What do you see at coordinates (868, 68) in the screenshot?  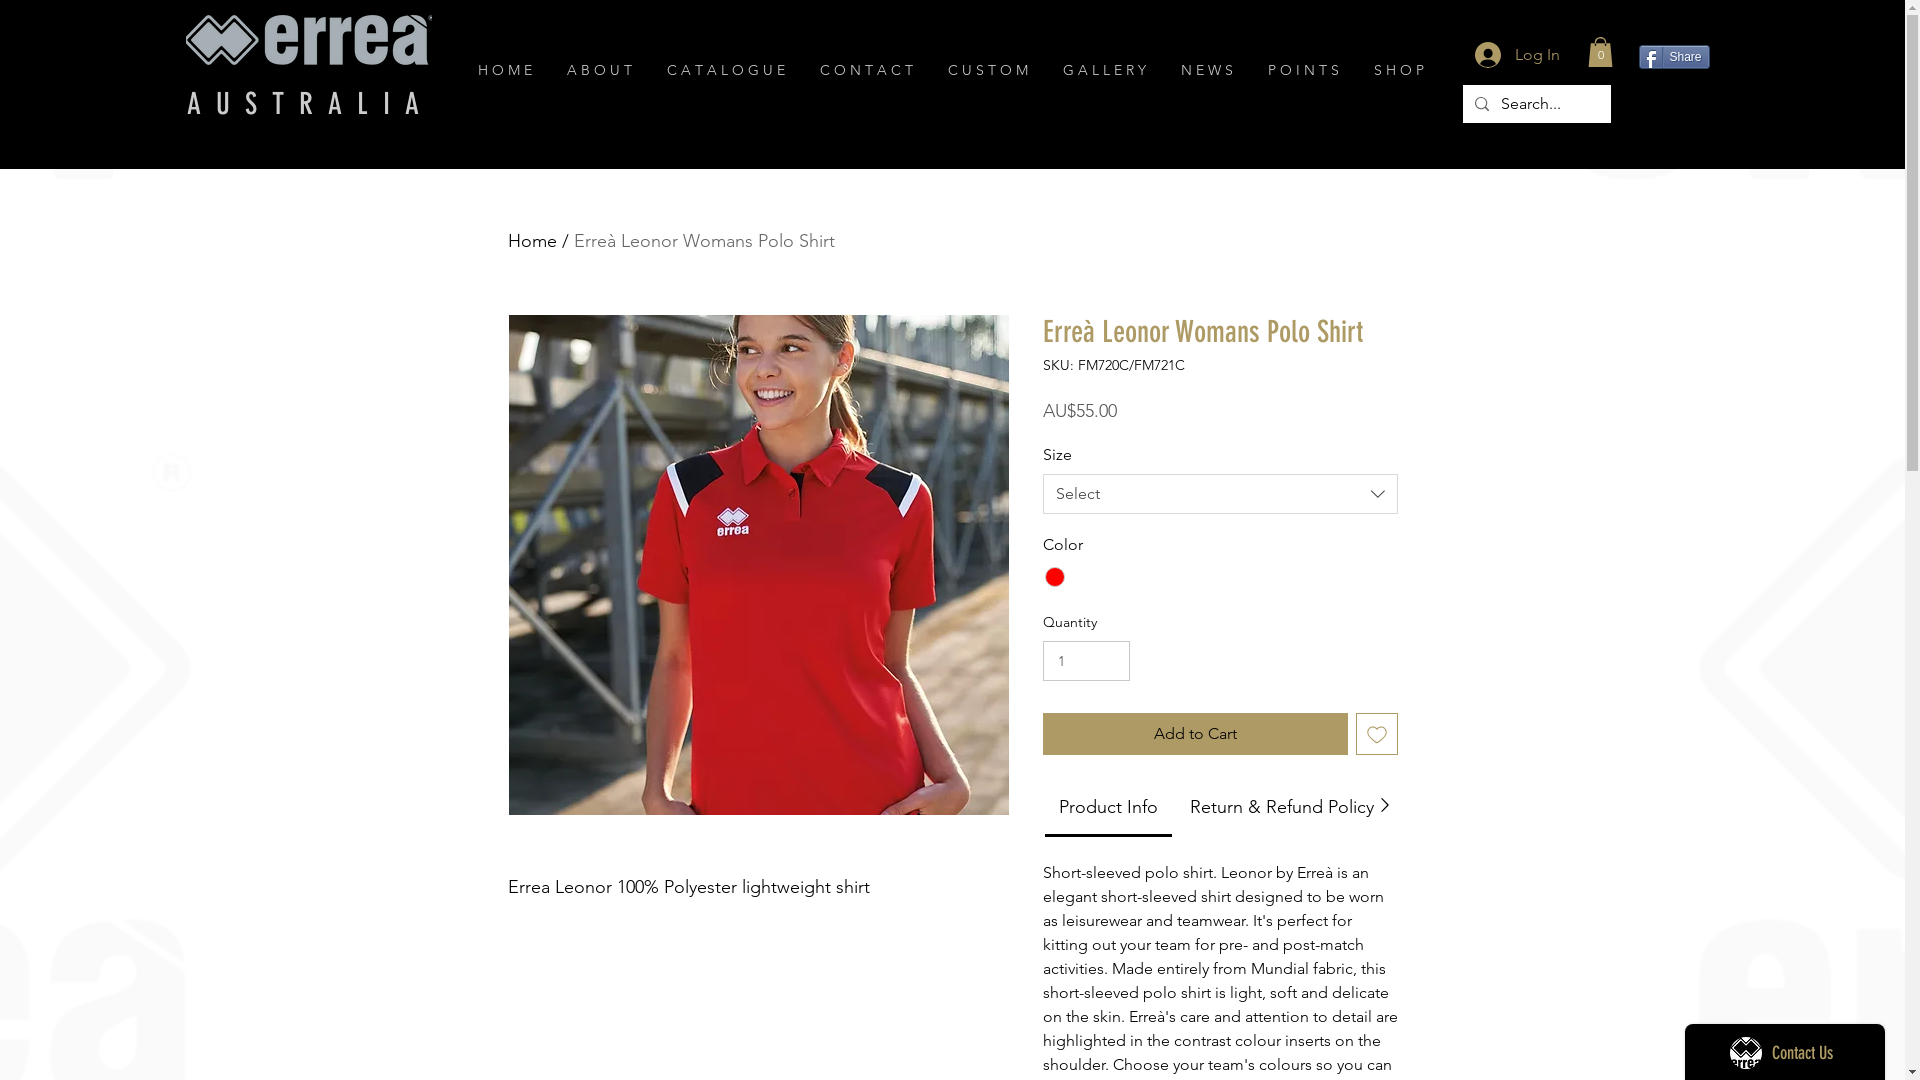 I see `'C O N T A C T'` at bounding box center [868, 68].